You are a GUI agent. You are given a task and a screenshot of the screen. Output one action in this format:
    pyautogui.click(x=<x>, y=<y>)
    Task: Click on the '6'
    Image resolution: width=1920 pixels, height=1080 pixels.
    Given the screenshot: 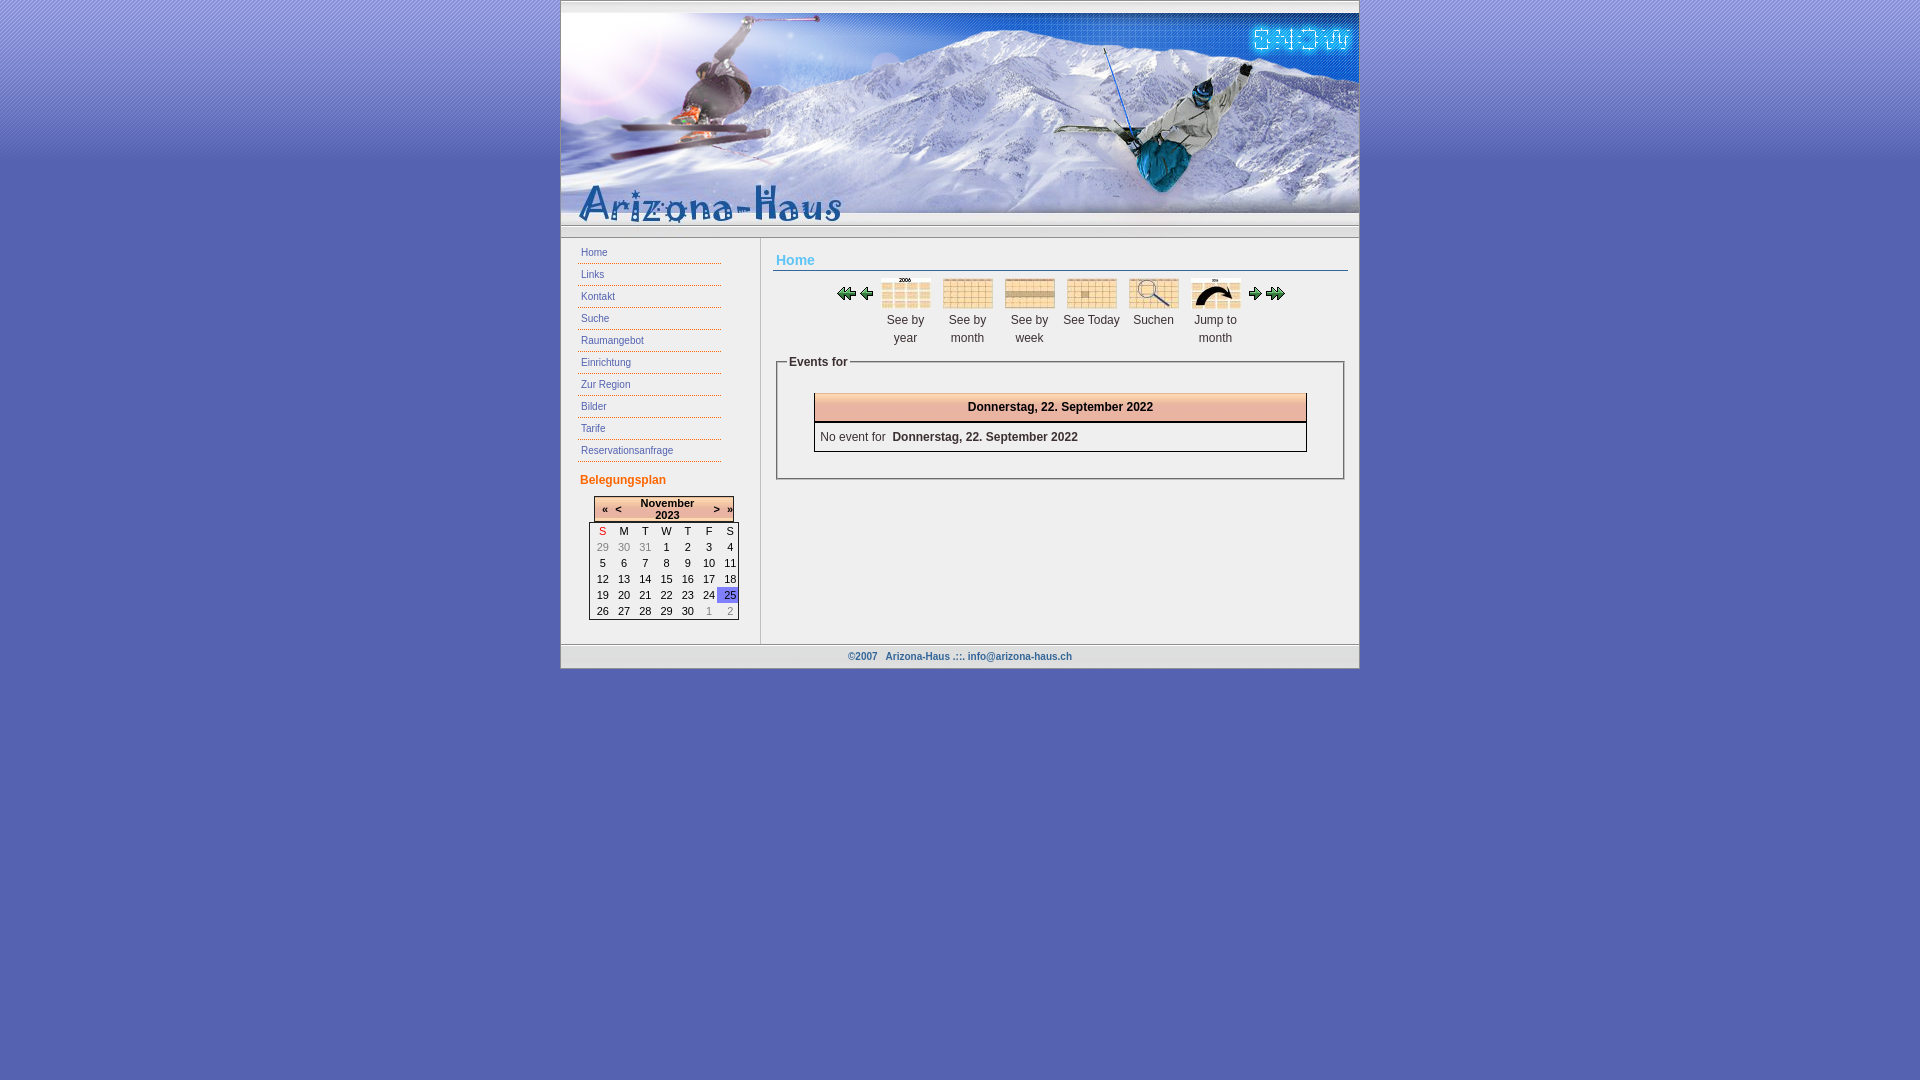 What is the action you would take?
    pyautogui.click(x=623, y=563)
    